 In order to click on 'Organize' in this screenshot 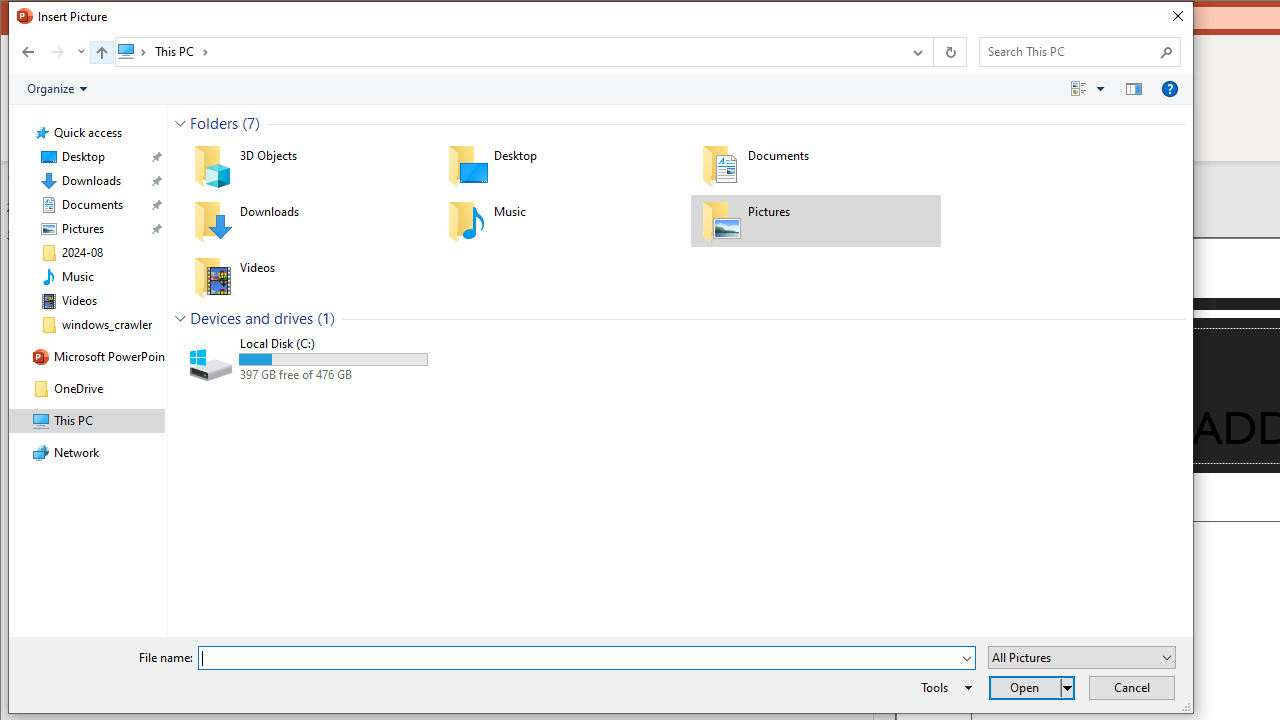, I will do `click(56, 88)`.